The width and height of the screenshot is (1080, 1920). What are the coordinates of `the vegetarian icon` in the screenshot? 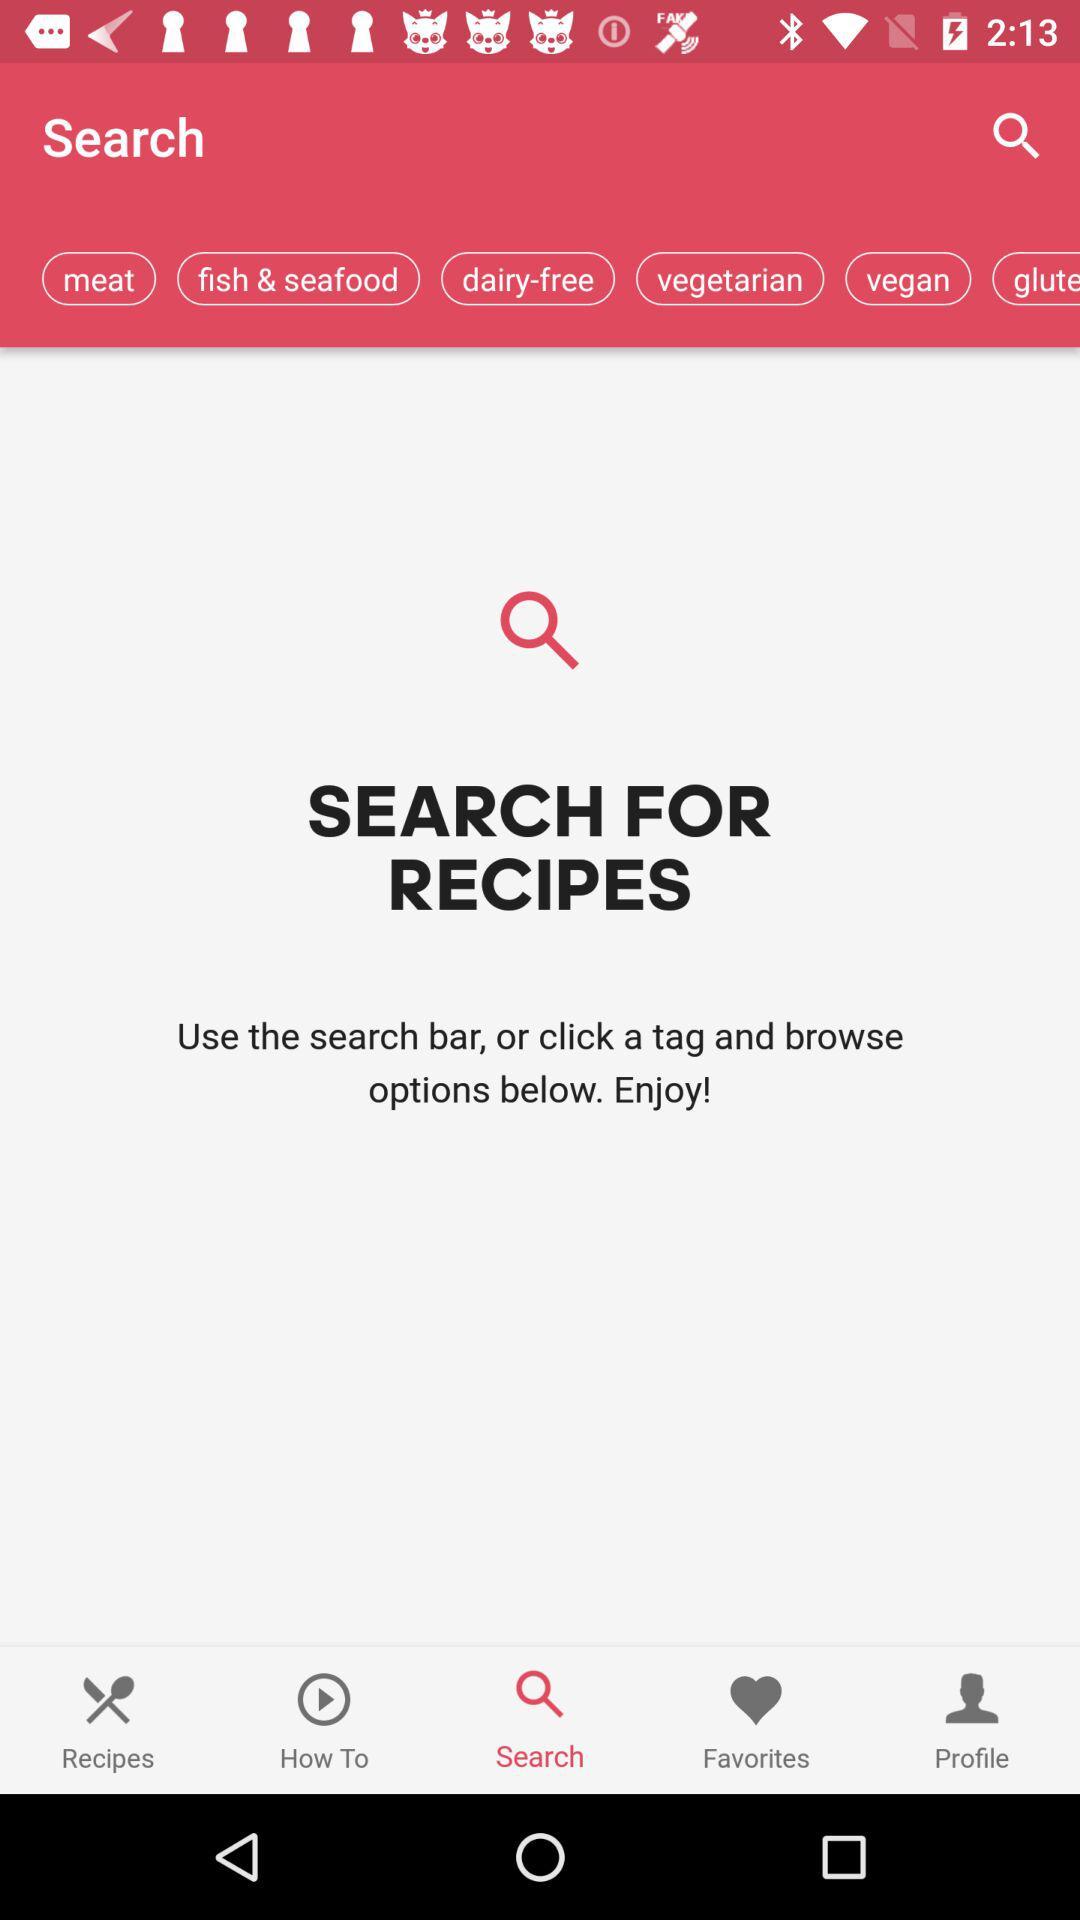 It's located at (730, 277).